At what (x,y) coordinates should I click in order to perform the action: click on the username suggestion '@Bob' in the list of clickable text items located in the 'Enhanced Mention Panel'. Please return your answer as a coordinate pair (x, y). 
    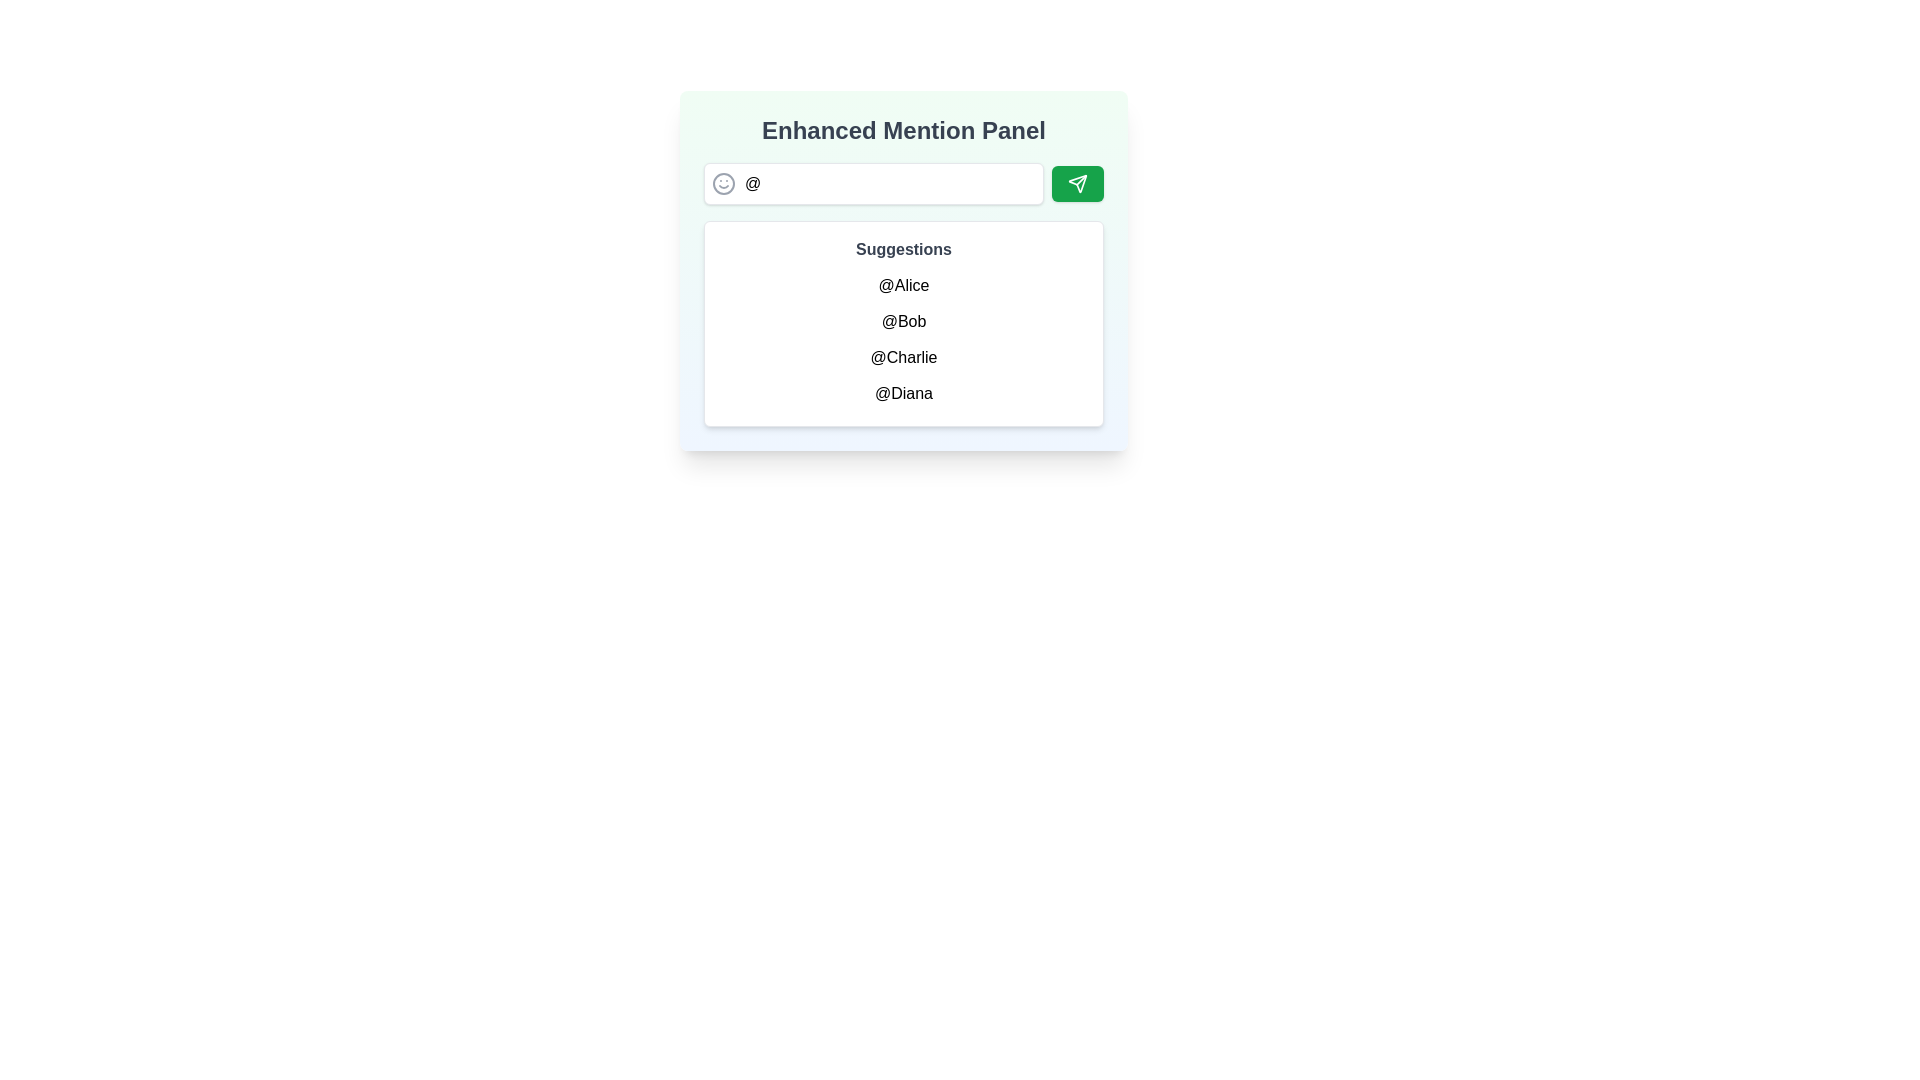
    Looking at the image, I should click on (902, 338).